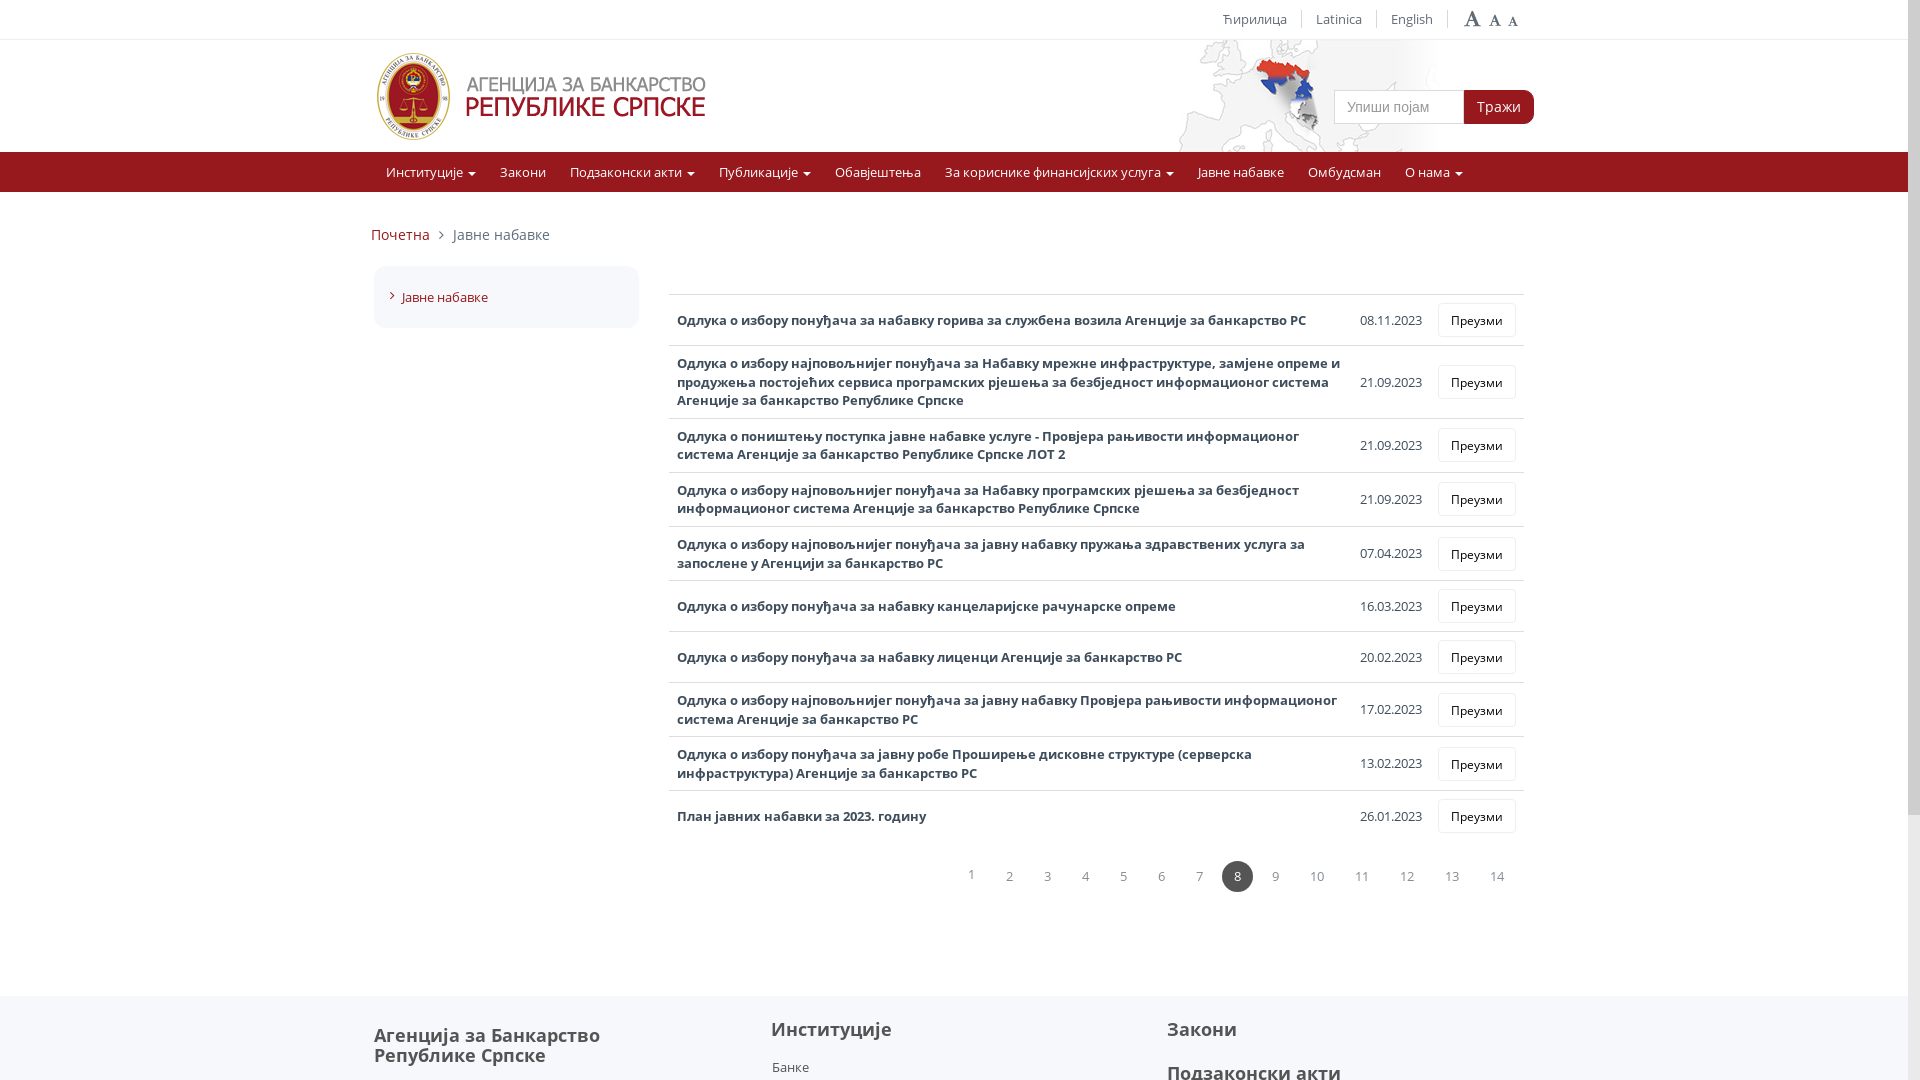 The image size is (1920, 1080). I want to click on '6', so click(1161, 875).